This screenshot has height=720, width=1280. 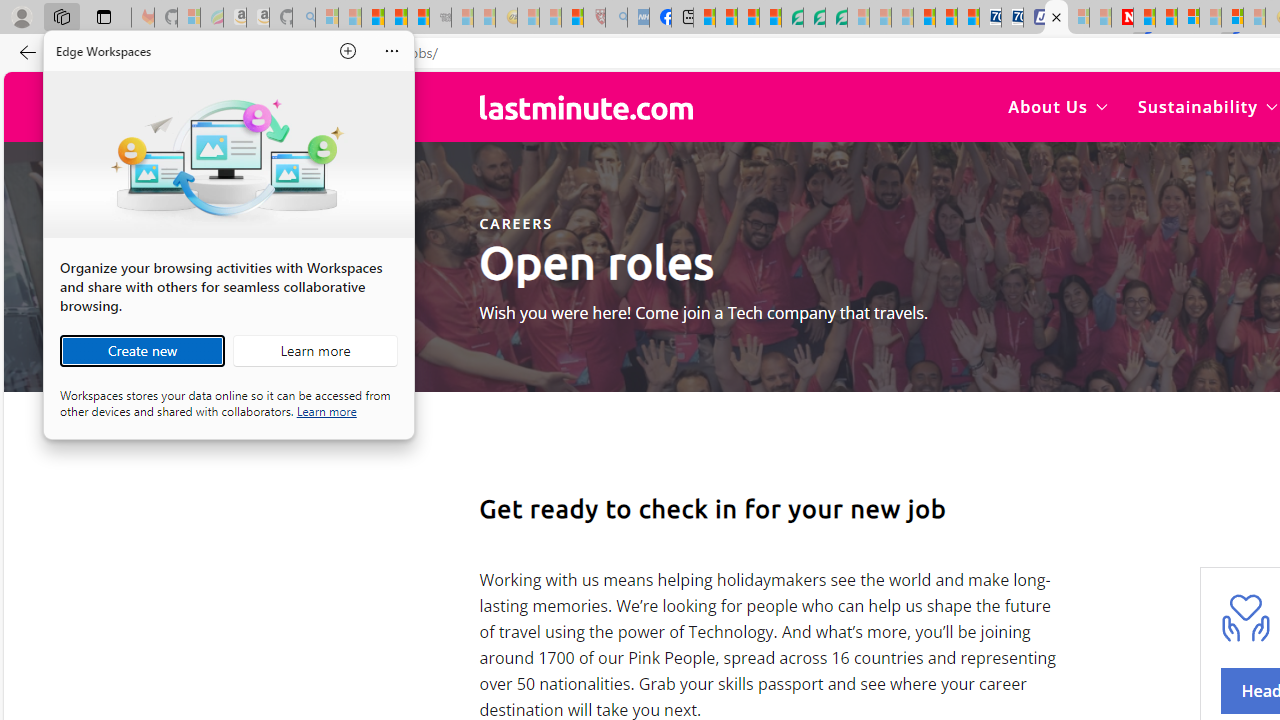 What do you see at coordinates (791, 17) in the screenshot?
I see `'LendingTree - Compare Lenders'` at bounding box center [791, 17].